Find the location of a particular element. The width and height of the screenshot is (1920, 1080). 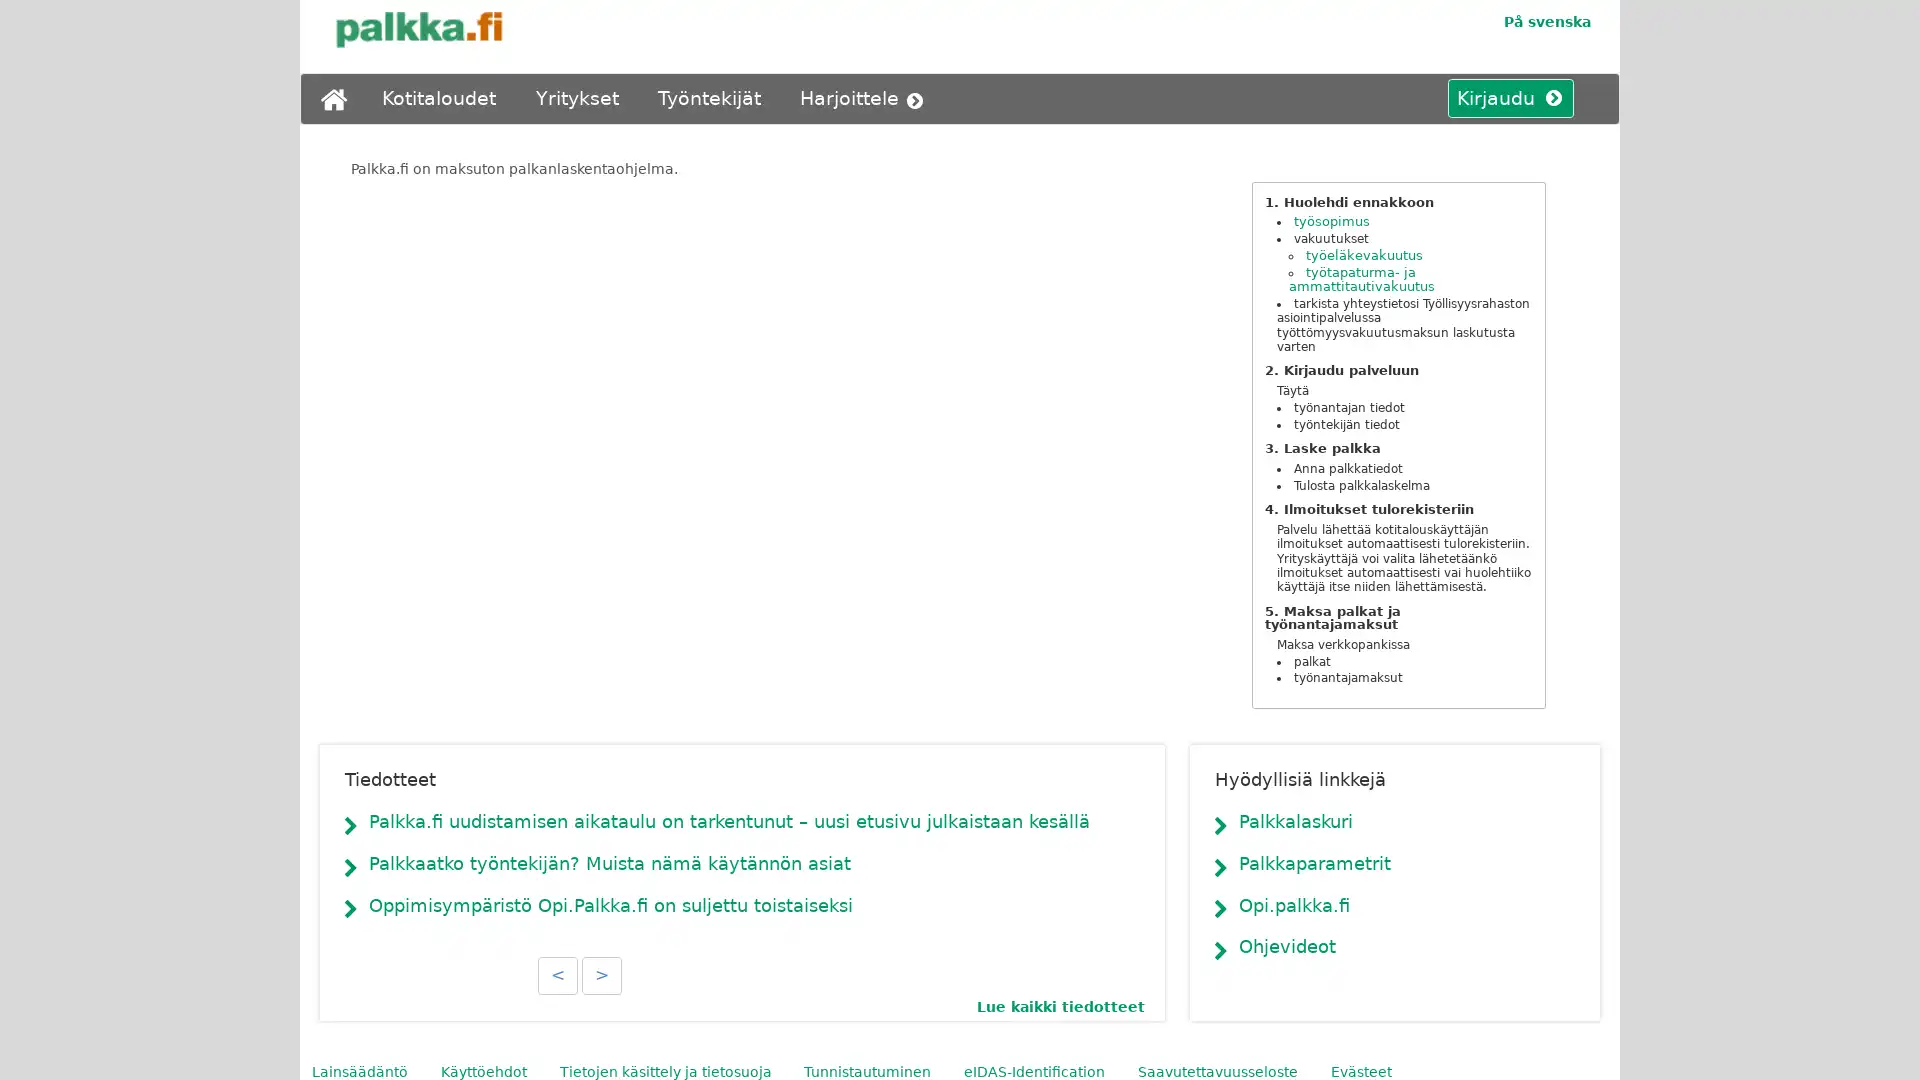

Harjoittele is located at coordinates (866, 99).